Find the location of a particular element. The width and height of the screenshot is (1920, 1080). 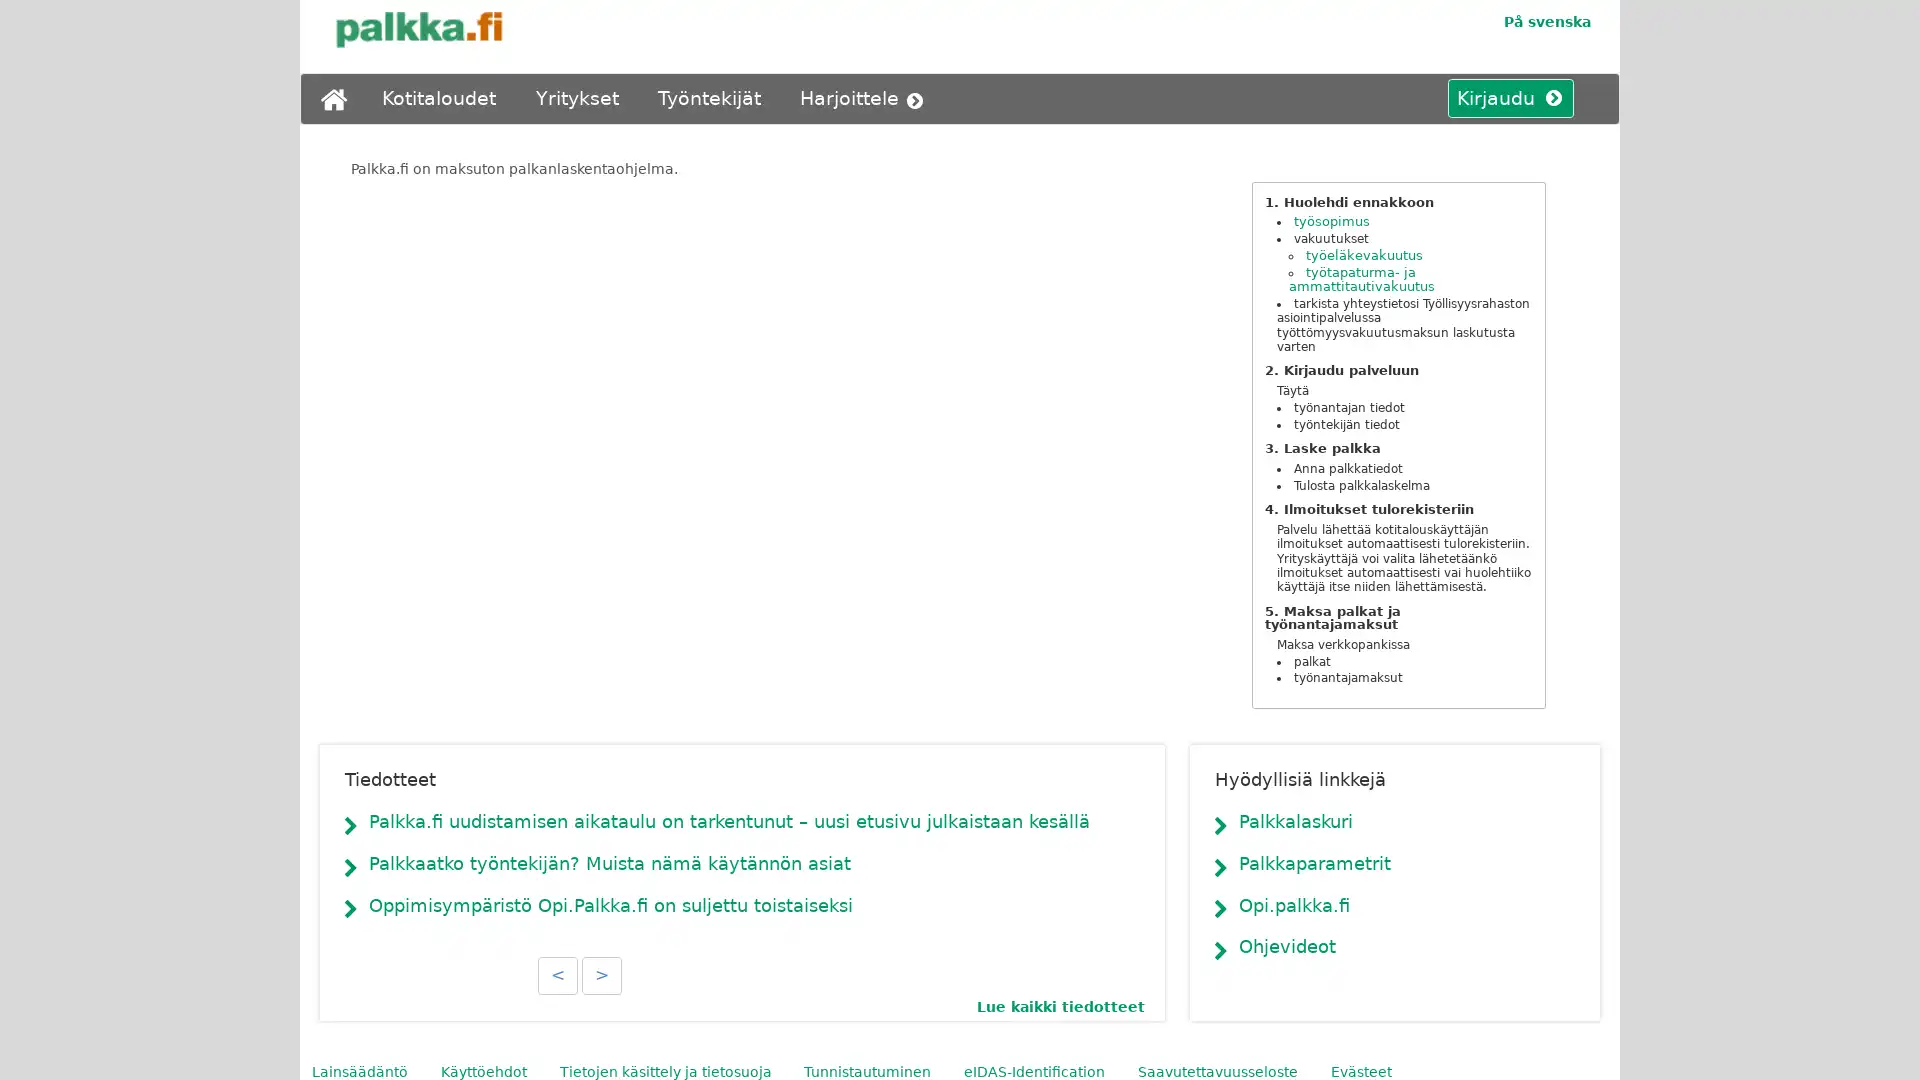

Harjoittele is located at coordinates (866, 99).